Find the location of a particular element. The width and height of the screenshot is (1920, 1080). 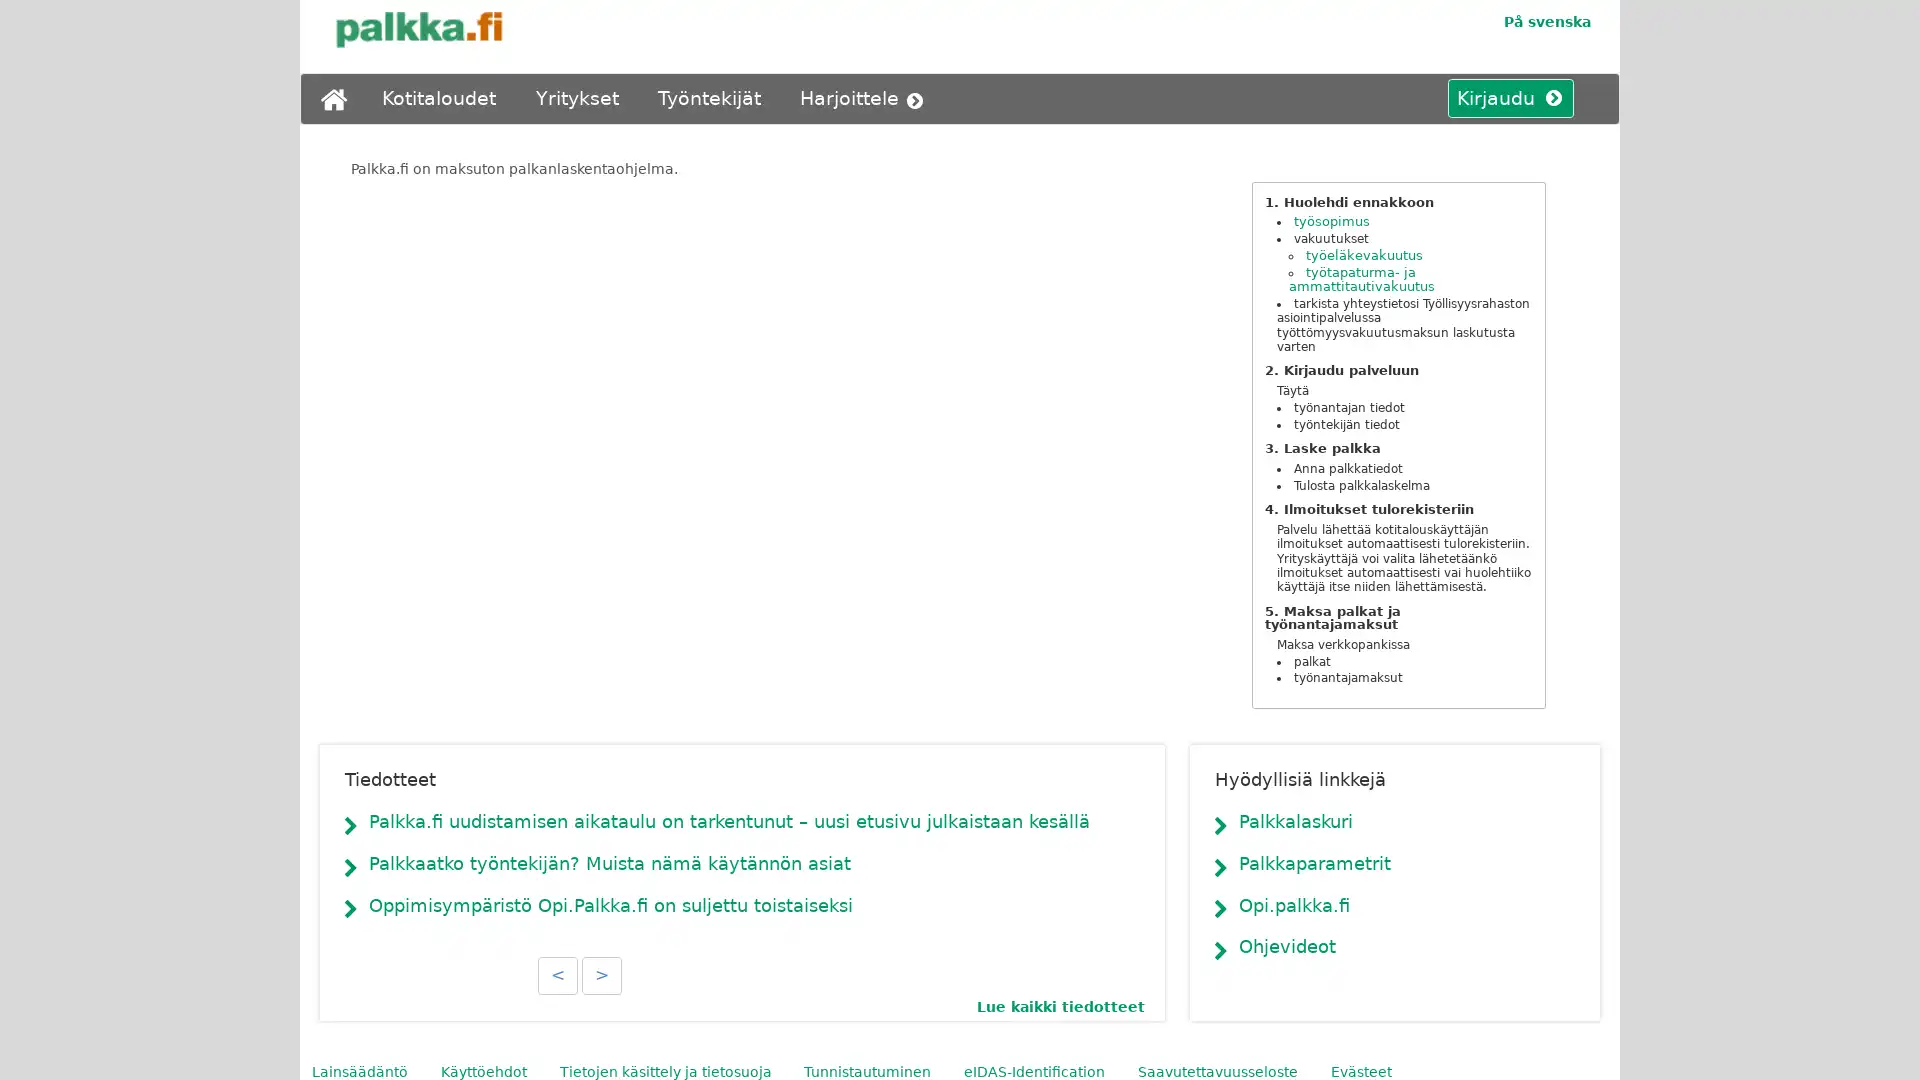

Harjoittele is located at coordinates (866, 99).